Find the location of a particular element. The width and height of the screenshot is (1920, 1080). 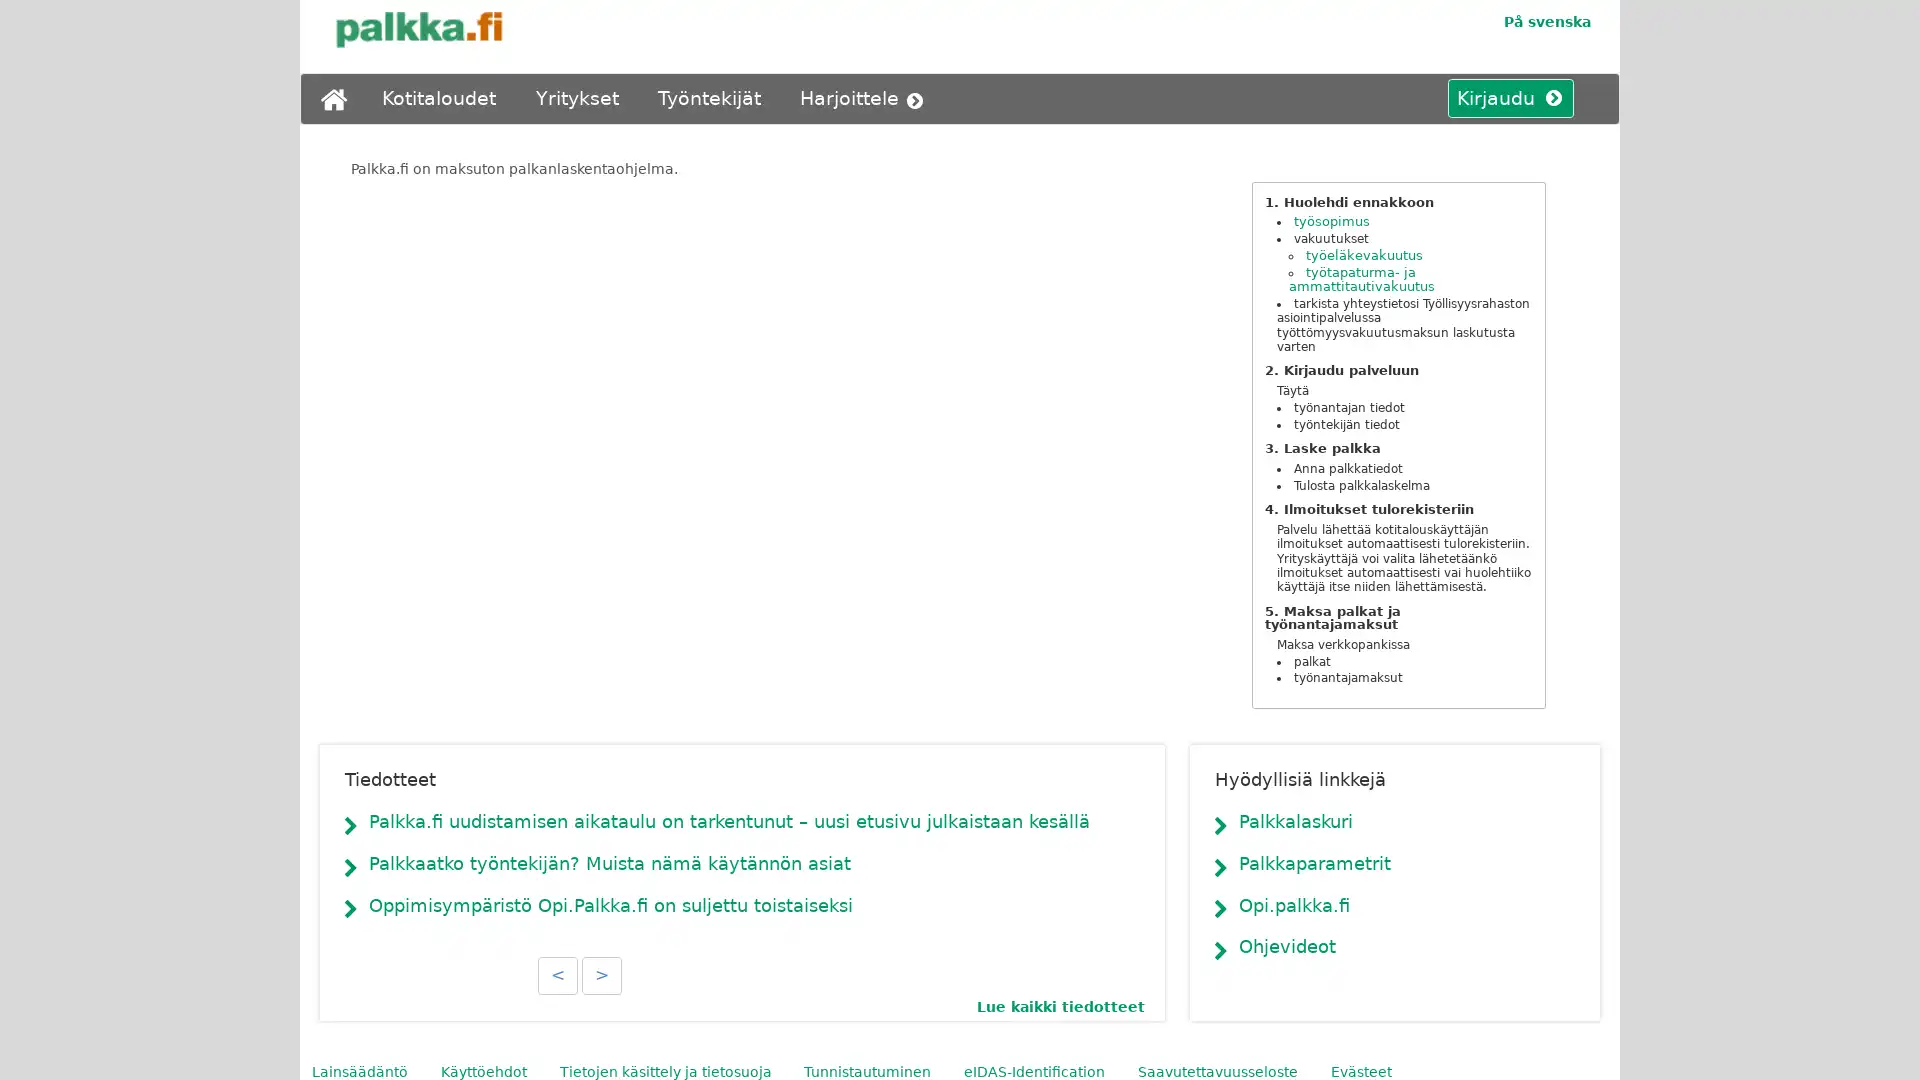

Harjoittele is located at coordinates (866, 99).